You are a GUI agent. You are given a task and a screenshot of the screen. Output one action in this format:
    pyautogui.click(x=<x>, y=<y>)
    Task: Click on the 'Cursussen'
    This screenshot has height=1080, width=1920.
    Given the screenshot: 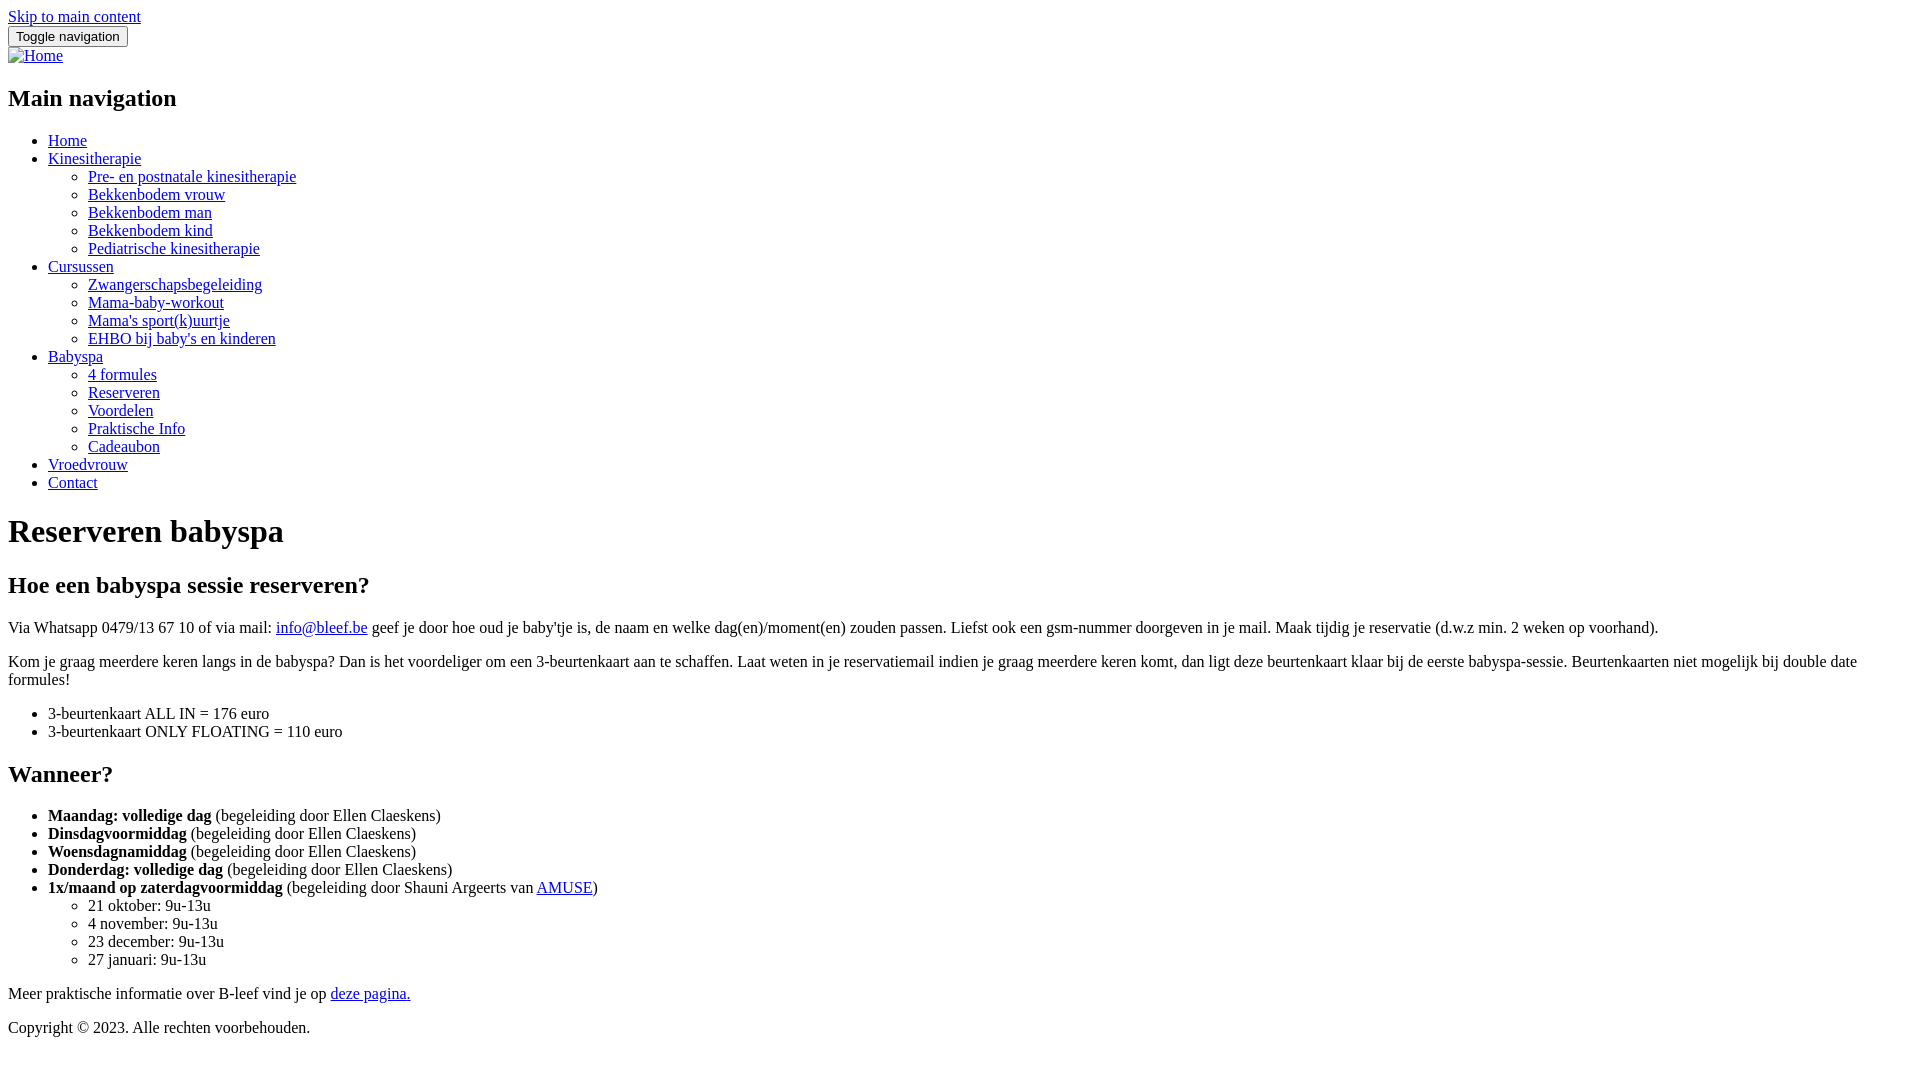 What is the action you would take?
    pyautogui.click(x=80, y=265)
    